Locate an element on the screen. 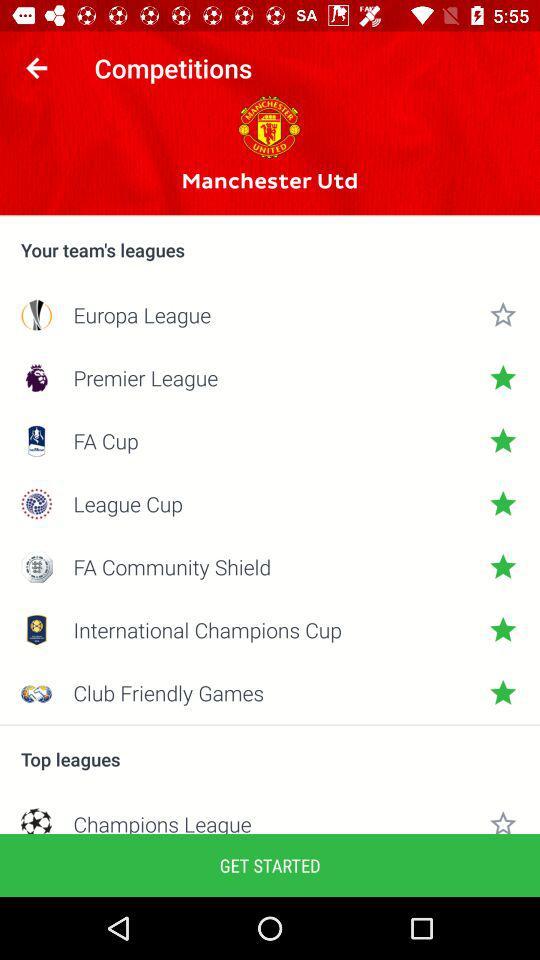  icon below the your team s is located at coordinates (270, 314).